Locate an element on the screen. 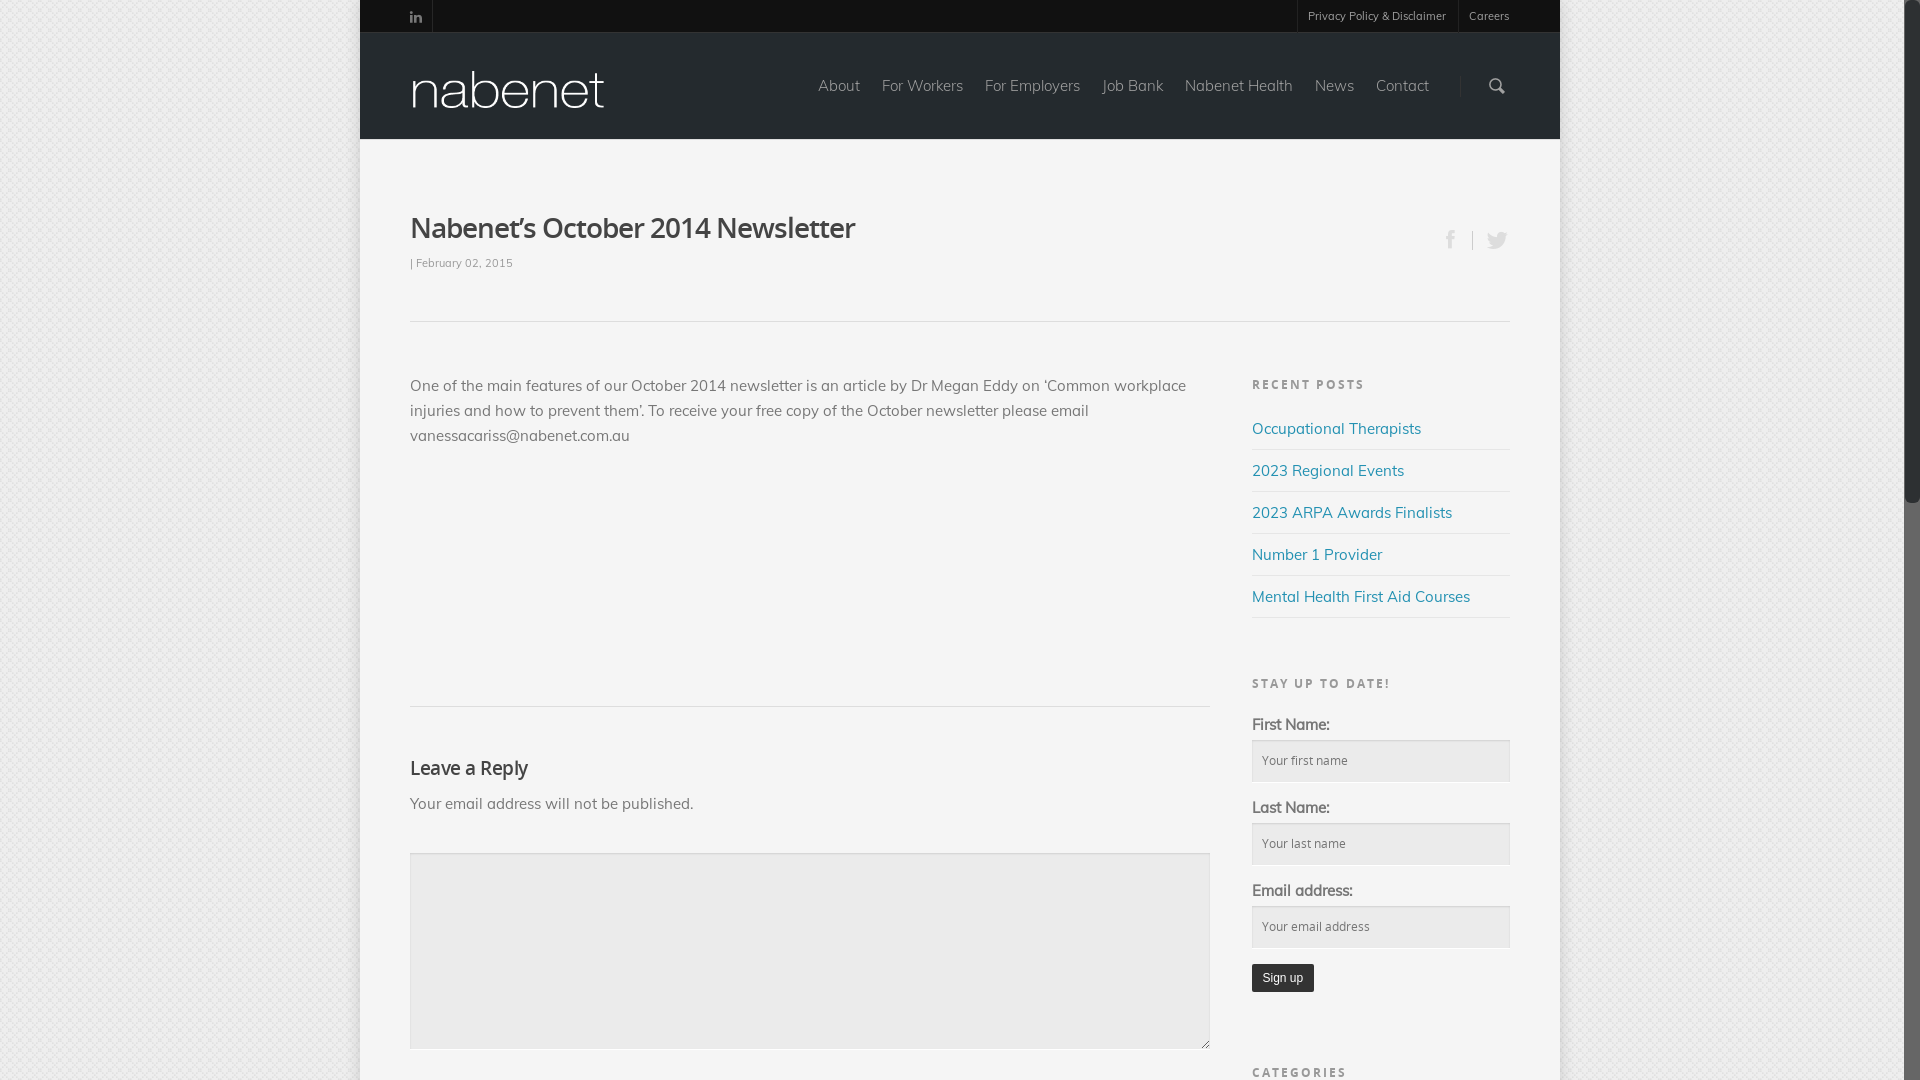 This screenshot has width=1920, height=1080. 'Careers' is located at coordinates (1483, 16).